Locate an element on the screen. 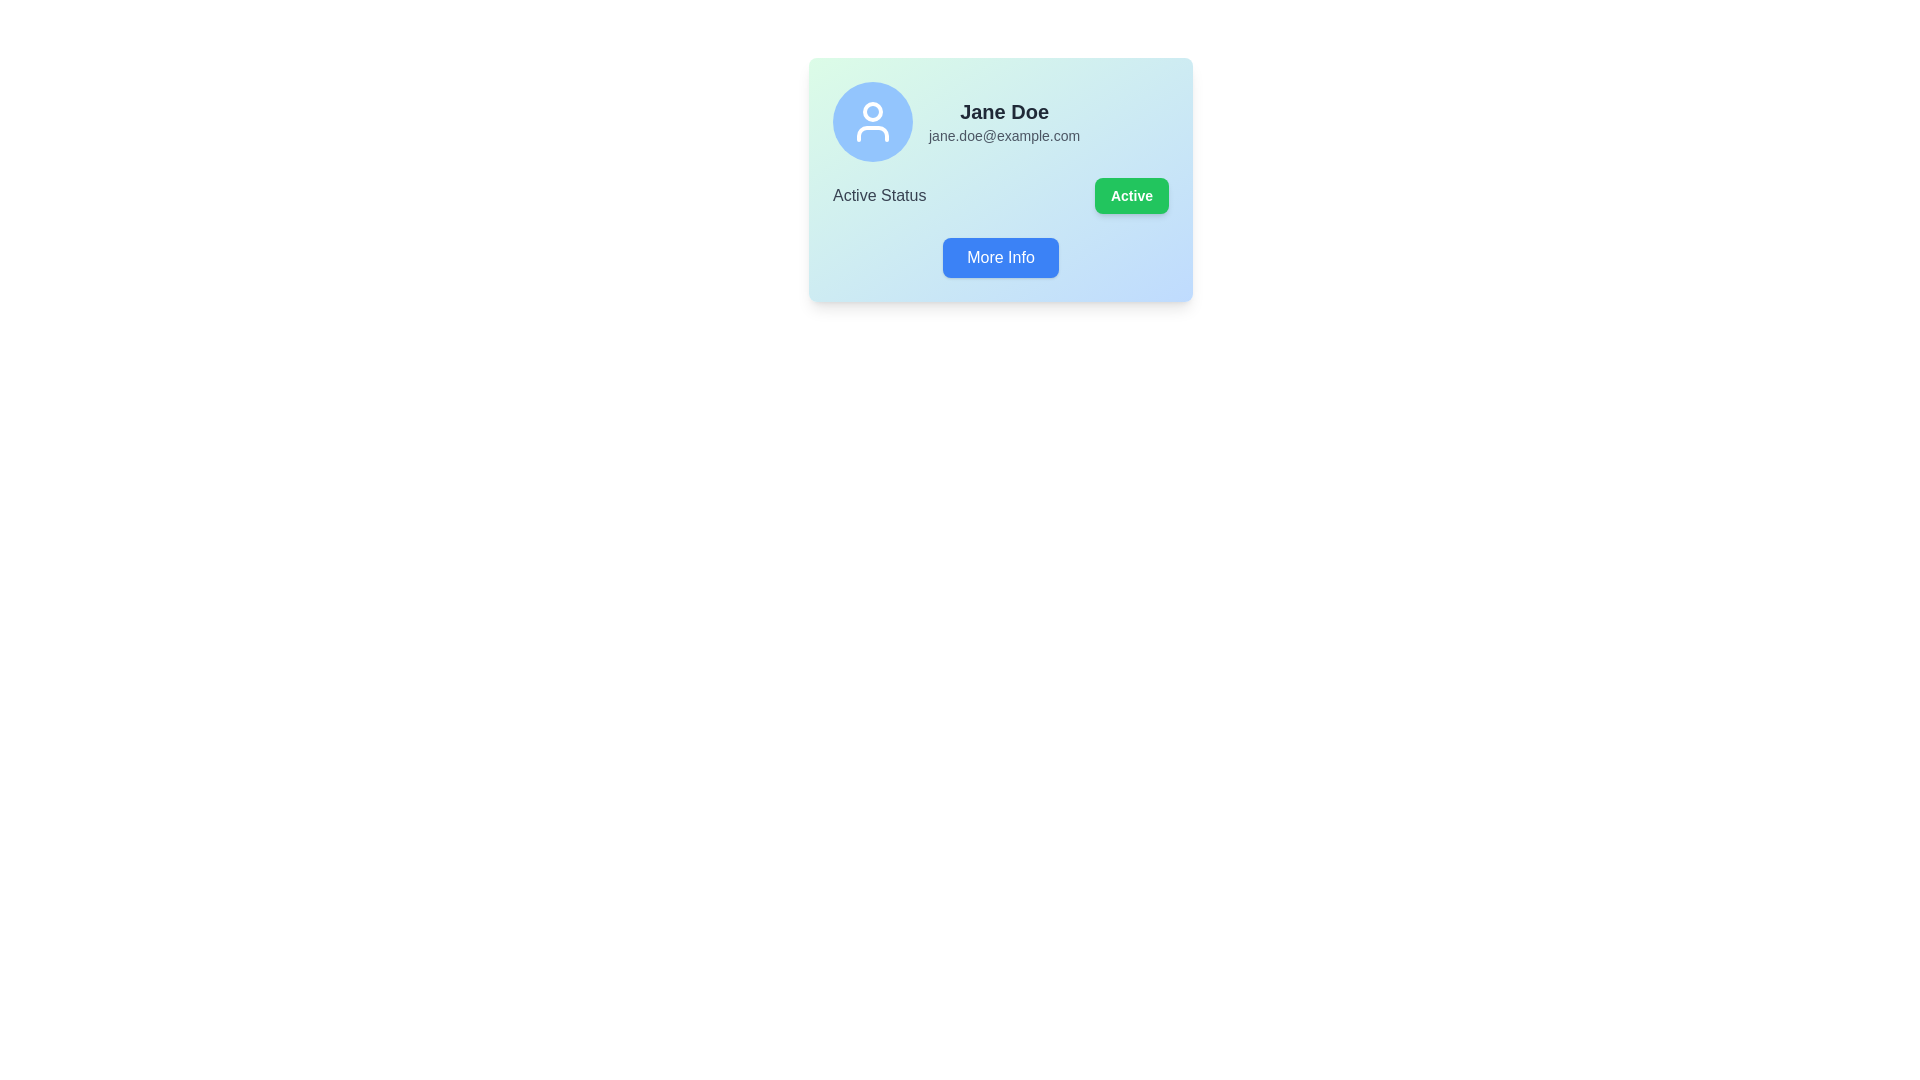 This screenshot has height=1080, width=1920. the 'More Info' button, which is a rectangular button with rounded corners, blue background, and white text, located centrally beneath the 'Active Status' text and the green 'Active' button is located at coordinates (1001, 257).